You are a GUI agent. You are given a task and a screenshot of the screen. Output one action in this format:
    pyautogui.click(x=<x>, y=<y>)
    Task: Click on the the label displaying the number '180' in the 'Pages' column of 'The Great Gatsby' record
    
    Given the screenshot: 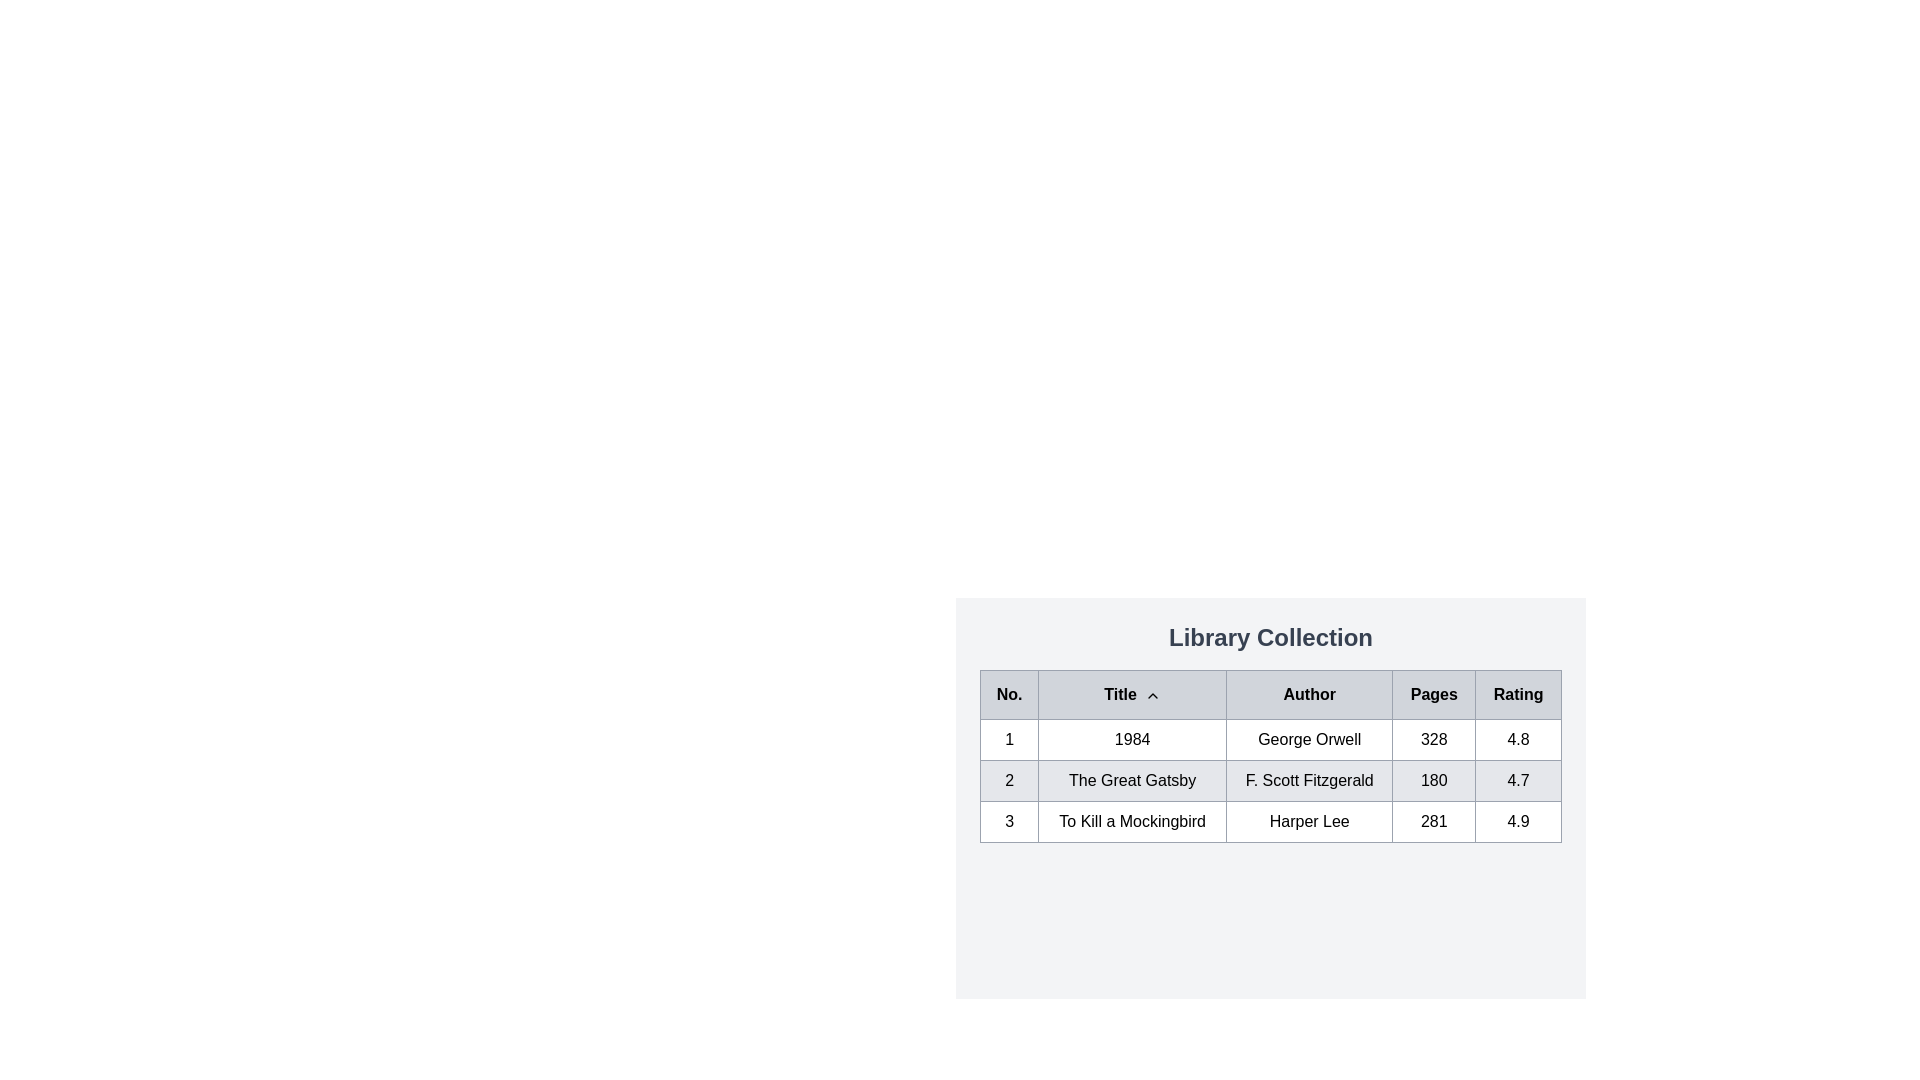 What is the action you would take?
    pyautogui.click(x=1433, y=779)
    